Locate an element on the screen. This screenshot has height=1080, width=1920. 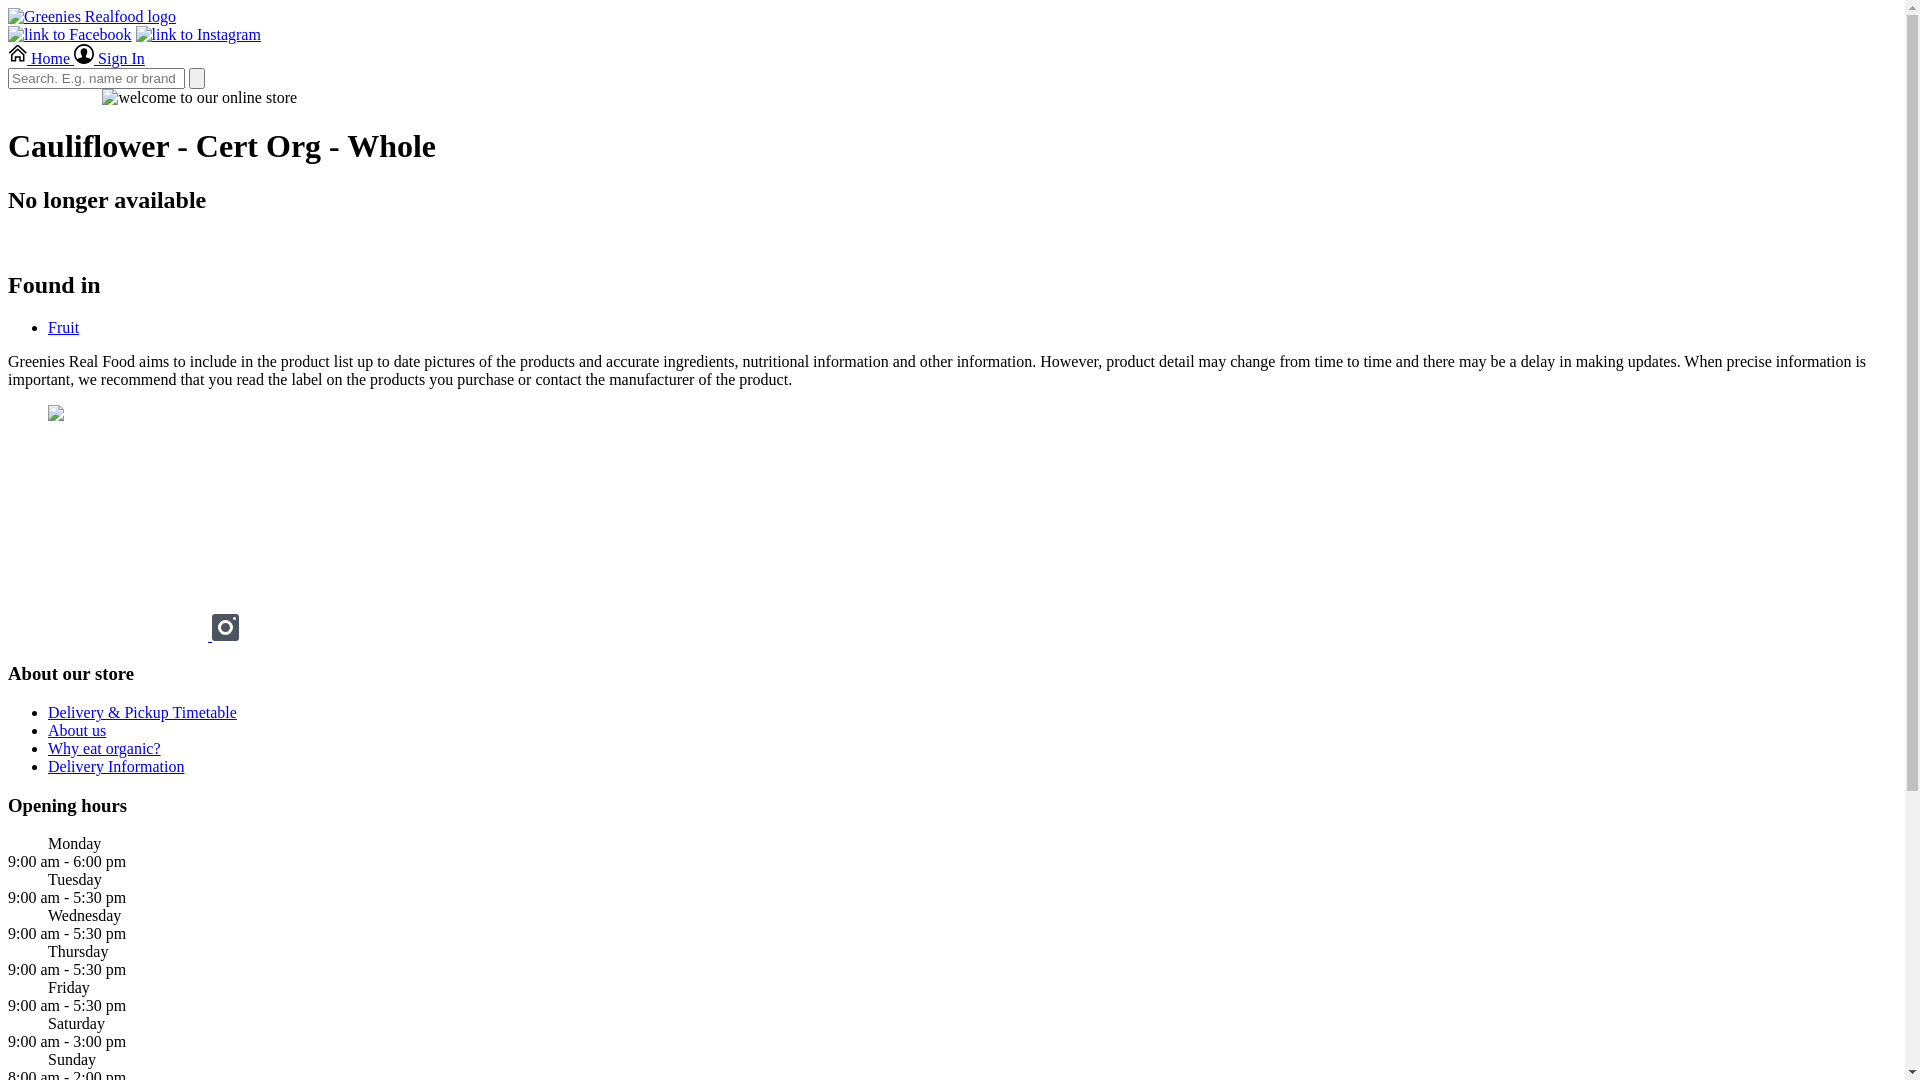
'Fruit' is located at coordinates (63, 326).